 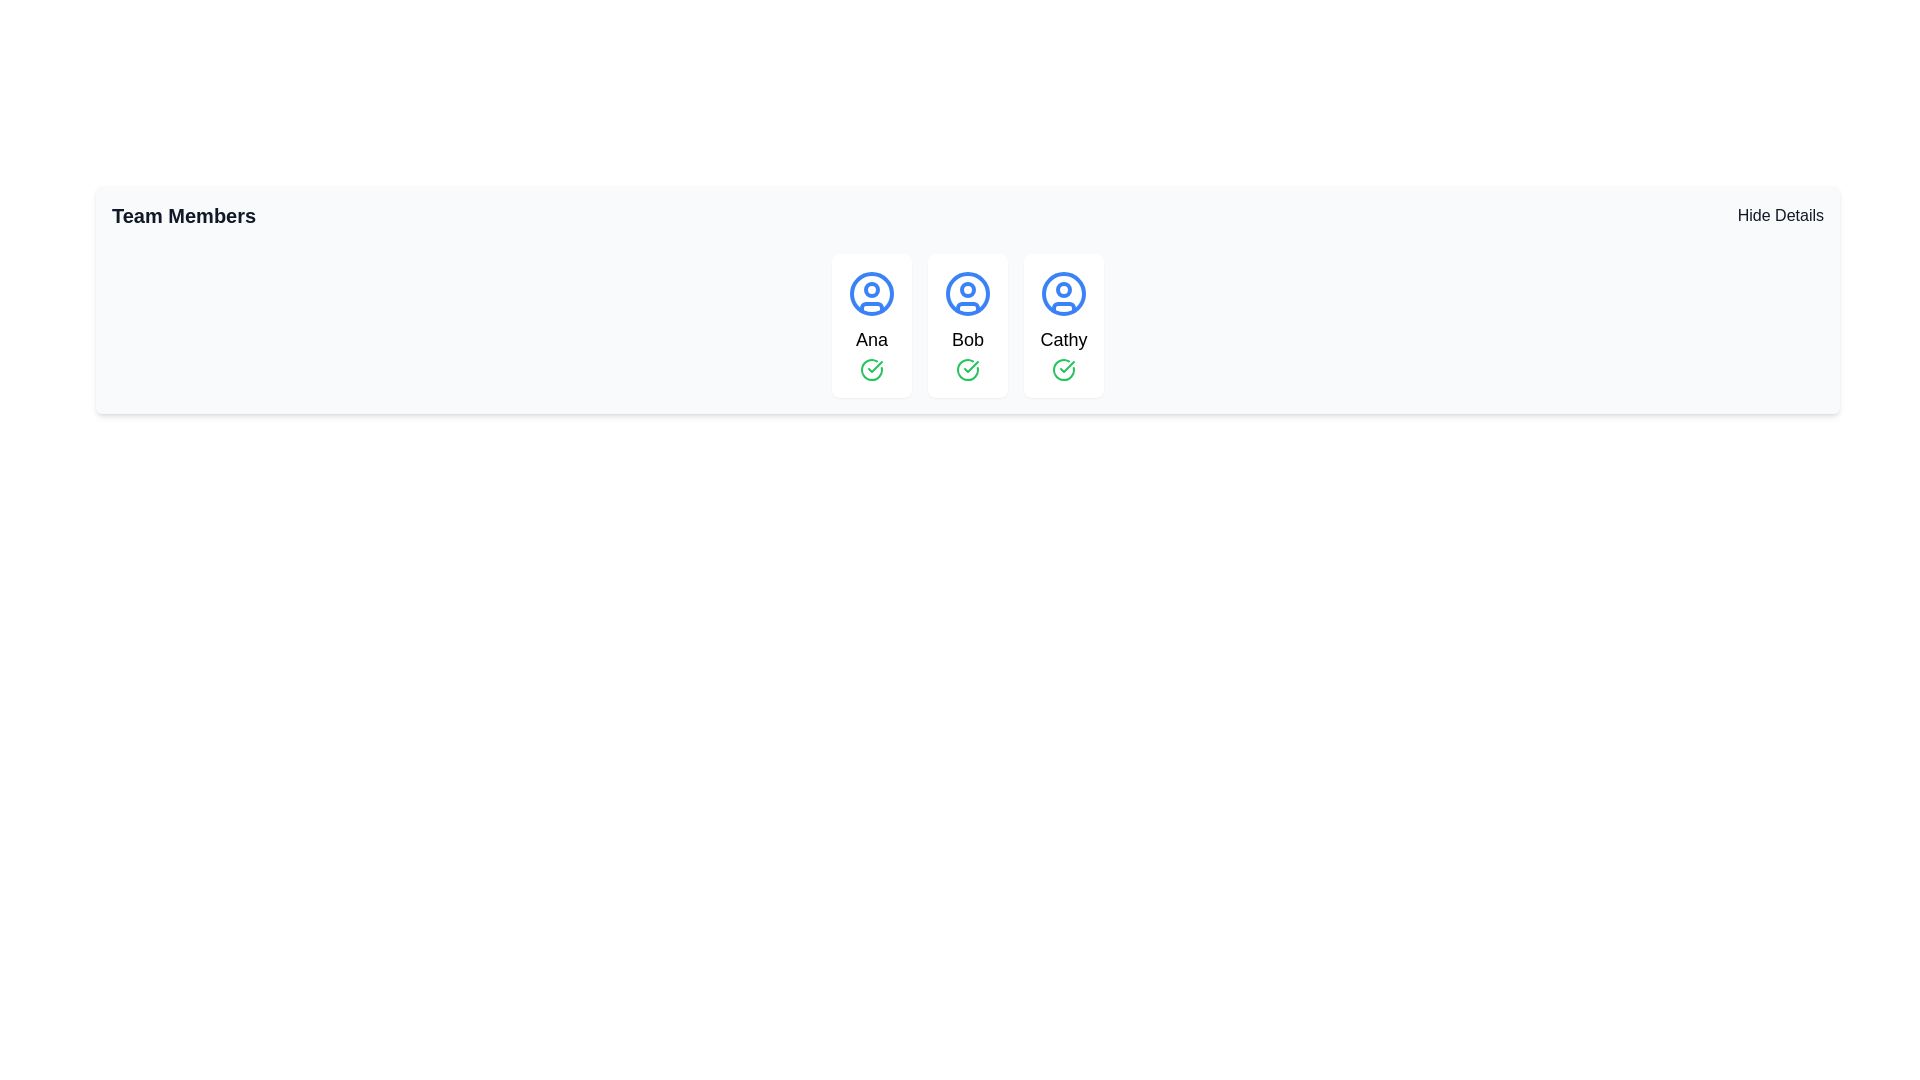 What do you see at coordinates (968, 370) in the screenshot?
I see `the green circular icon with a white checkmark inside, located within the 'Bob' user card, which is the second checkmark icon among three user cards` at bounding box center [968, 370].